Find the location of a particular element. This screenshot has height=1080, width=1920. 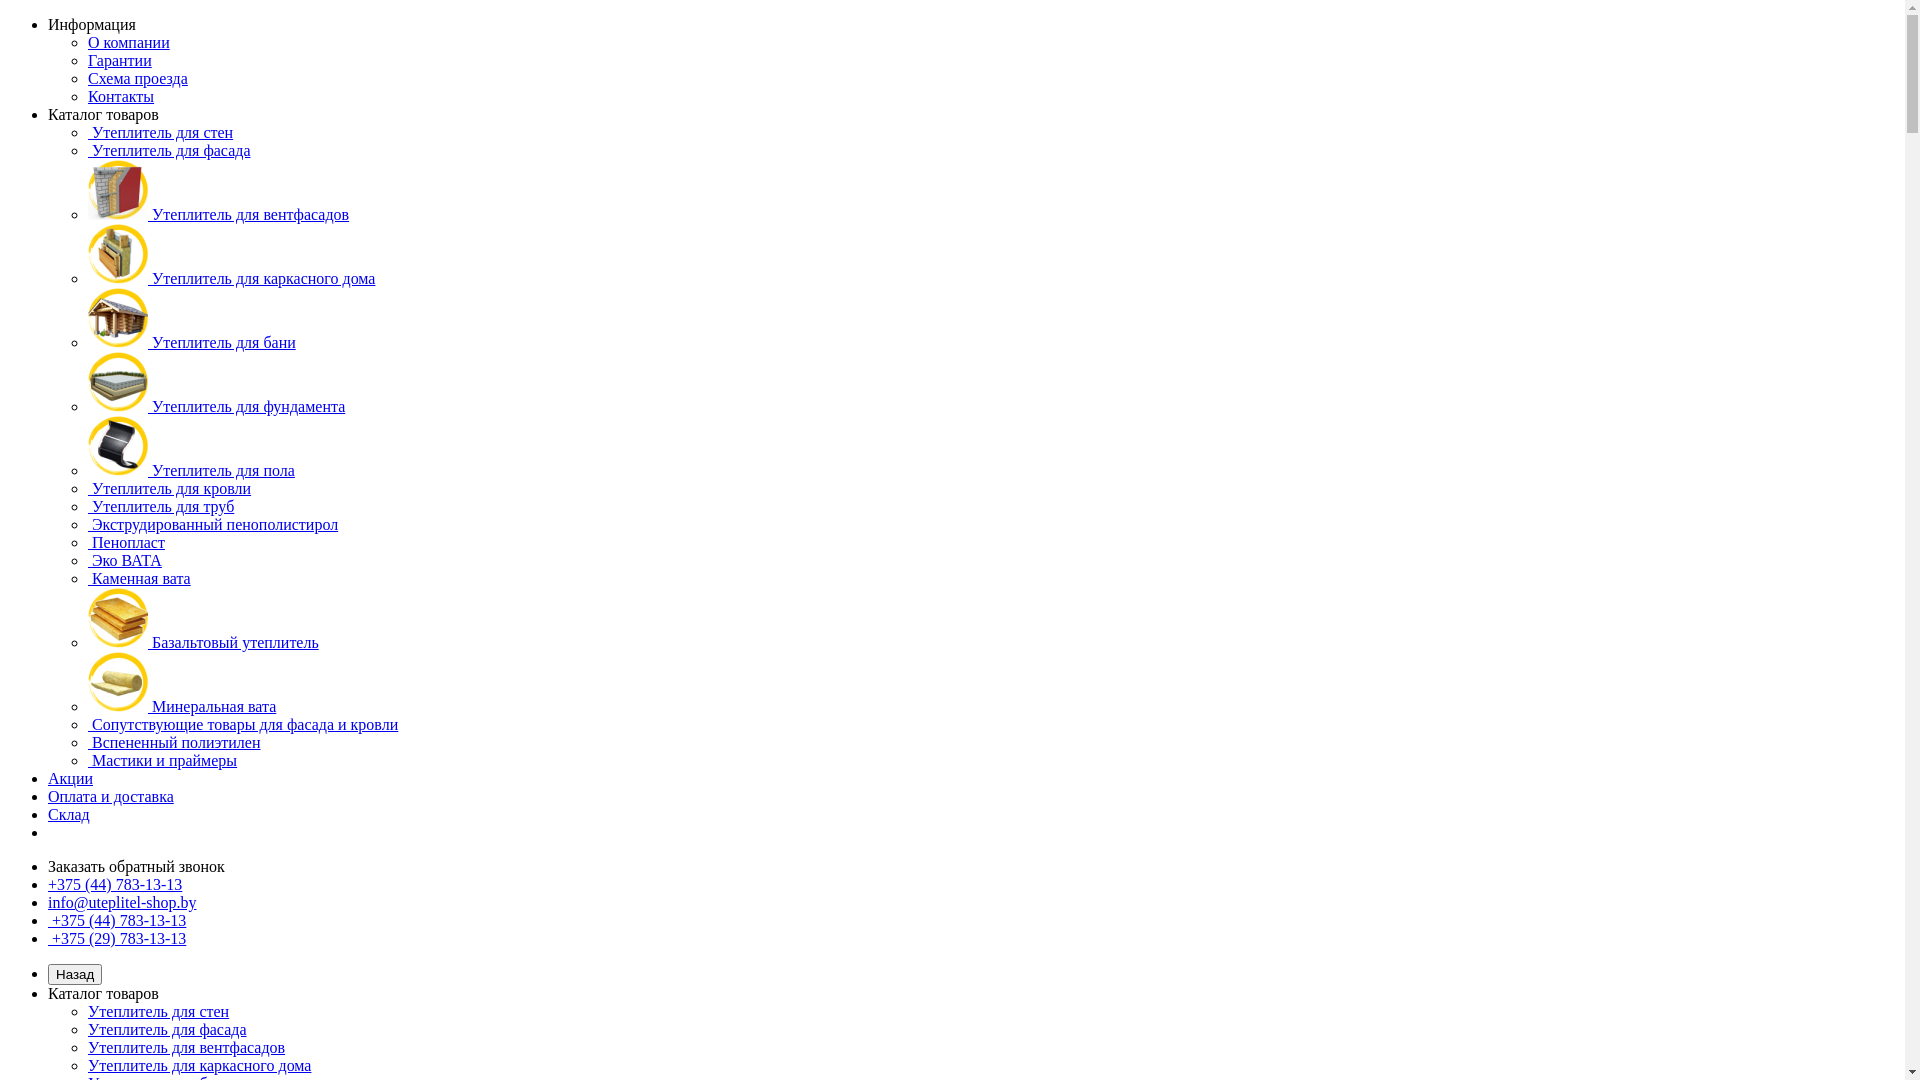

'info@uteplitel-shop.by' is located at coordinates (121, 902).